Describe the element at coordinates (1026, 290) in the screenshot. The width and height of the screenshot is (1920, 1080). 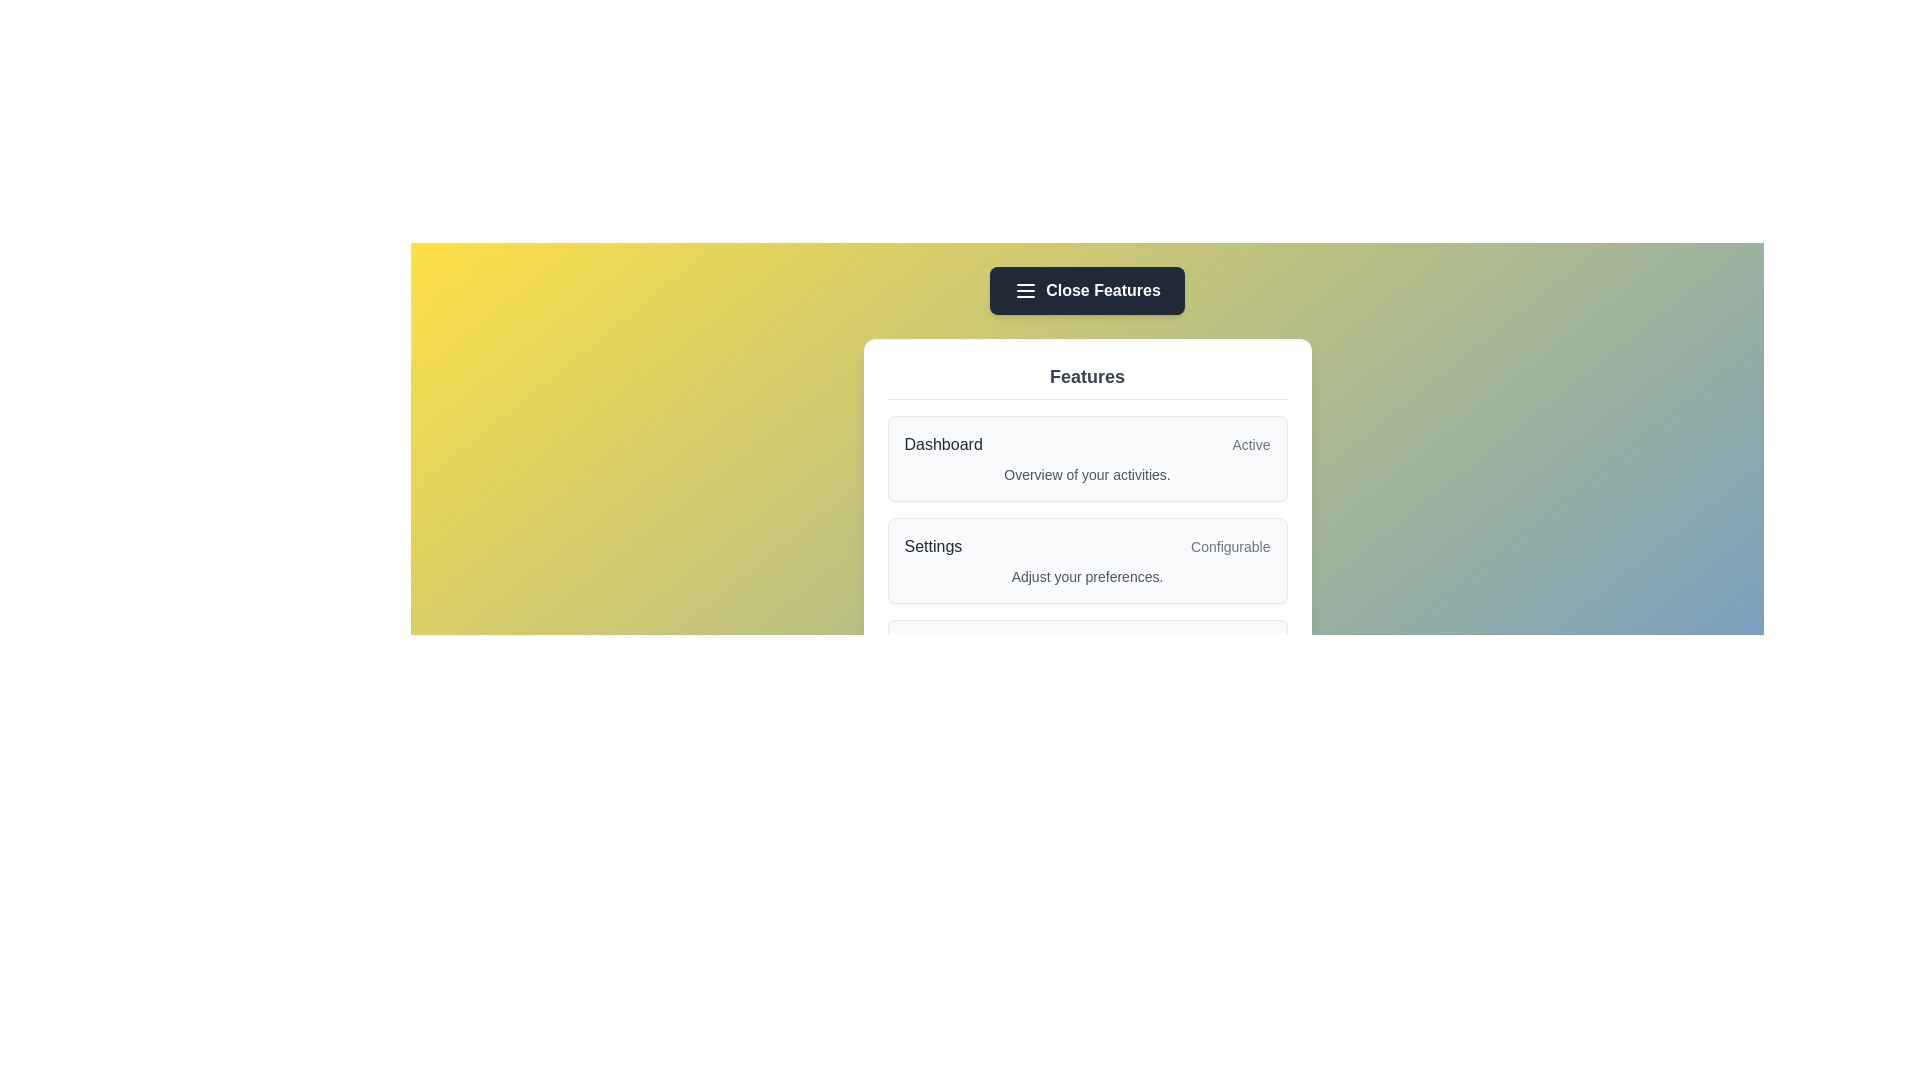
I see `the menu icon located left of the 'Close Features' text within a dark rectangular button at the top of the interface` at that location.